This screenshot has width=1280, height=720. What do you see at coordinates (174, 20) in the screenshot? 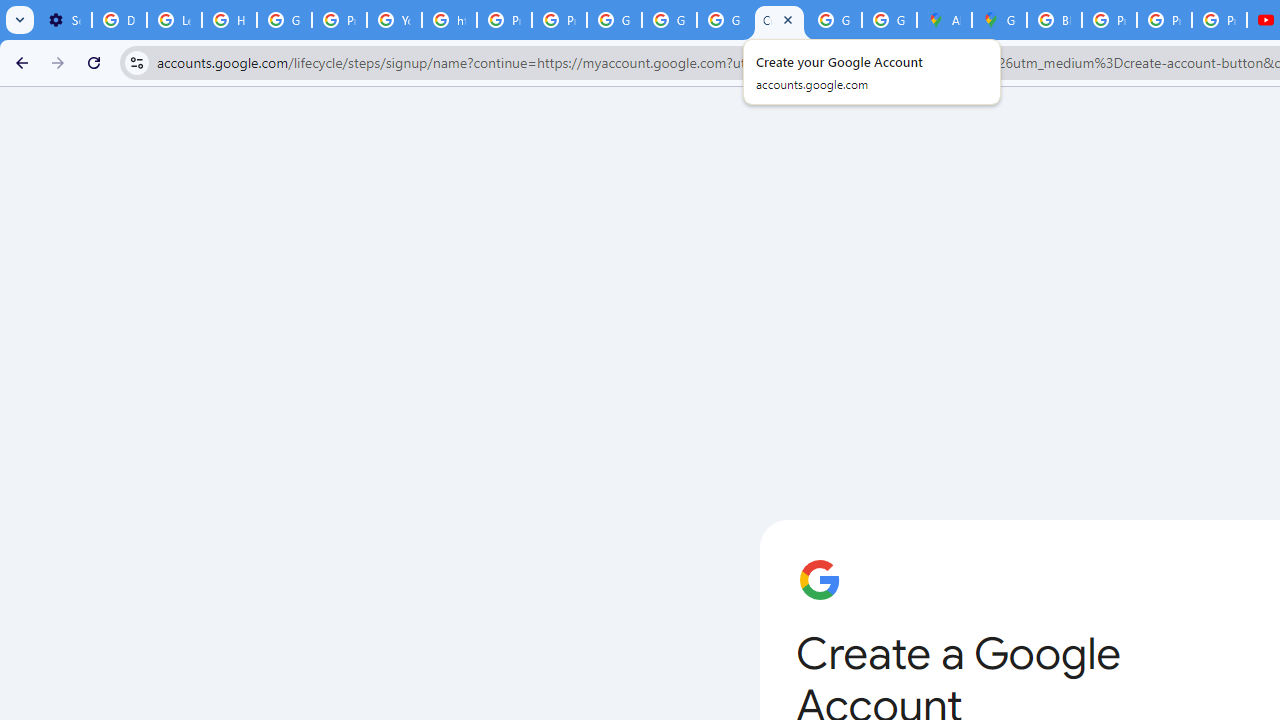
I see `'Learn how to find your photos - Google Photos Help'` at bounding box center [174, 20].